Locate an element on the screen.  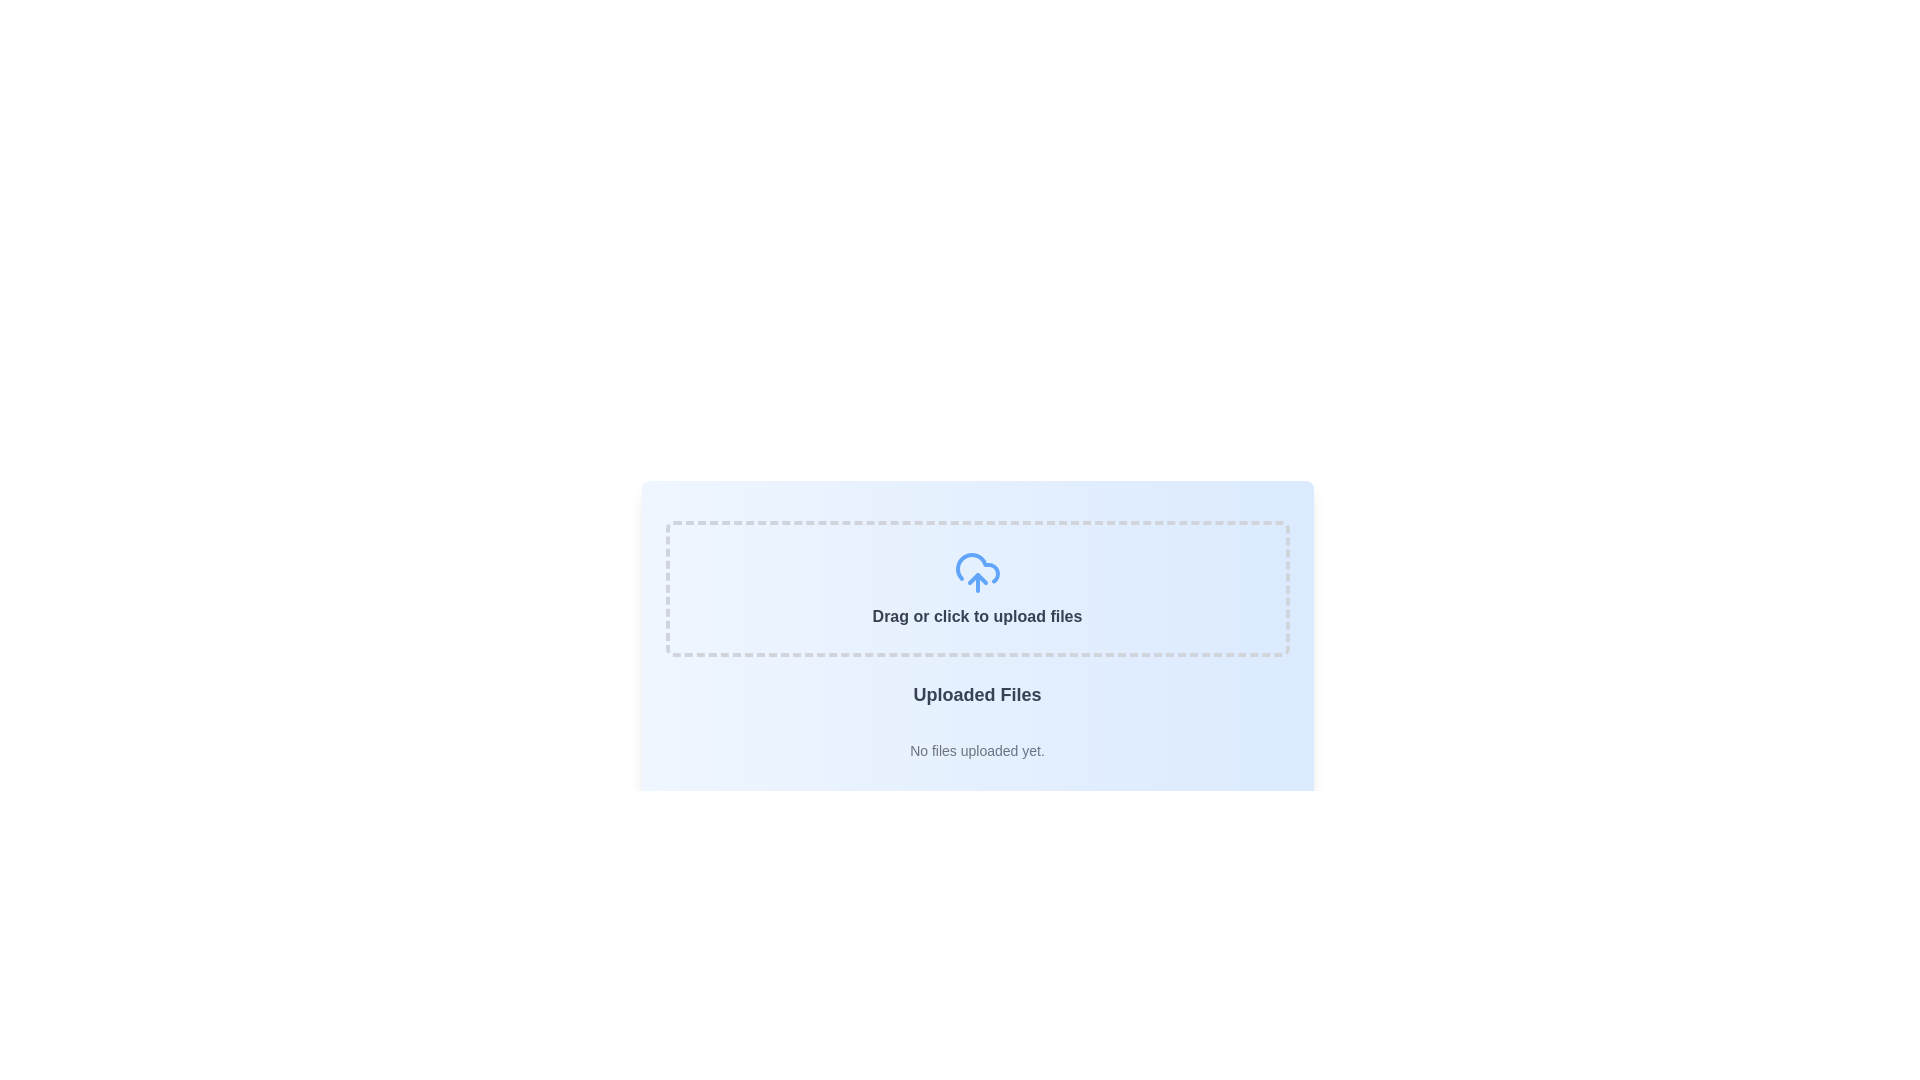
the central cloud-shaped upload icon, which visually represents the file upload function is located at coordinates (977, 568).